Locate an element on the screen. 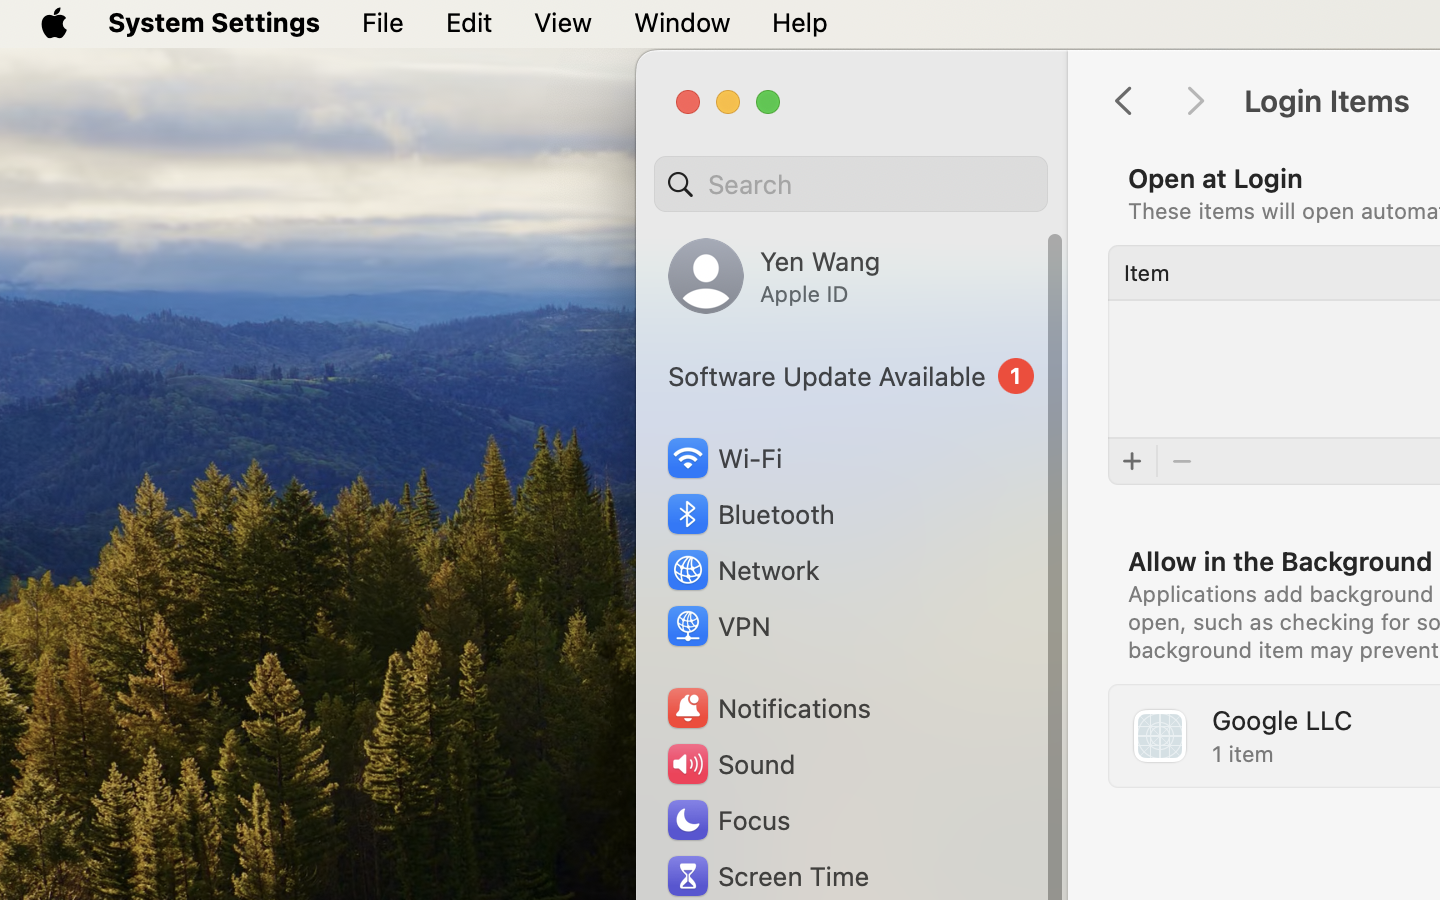 The width and height of the screenshot is (1440, 900). 'Sound' is located at coordinates (728, 763).